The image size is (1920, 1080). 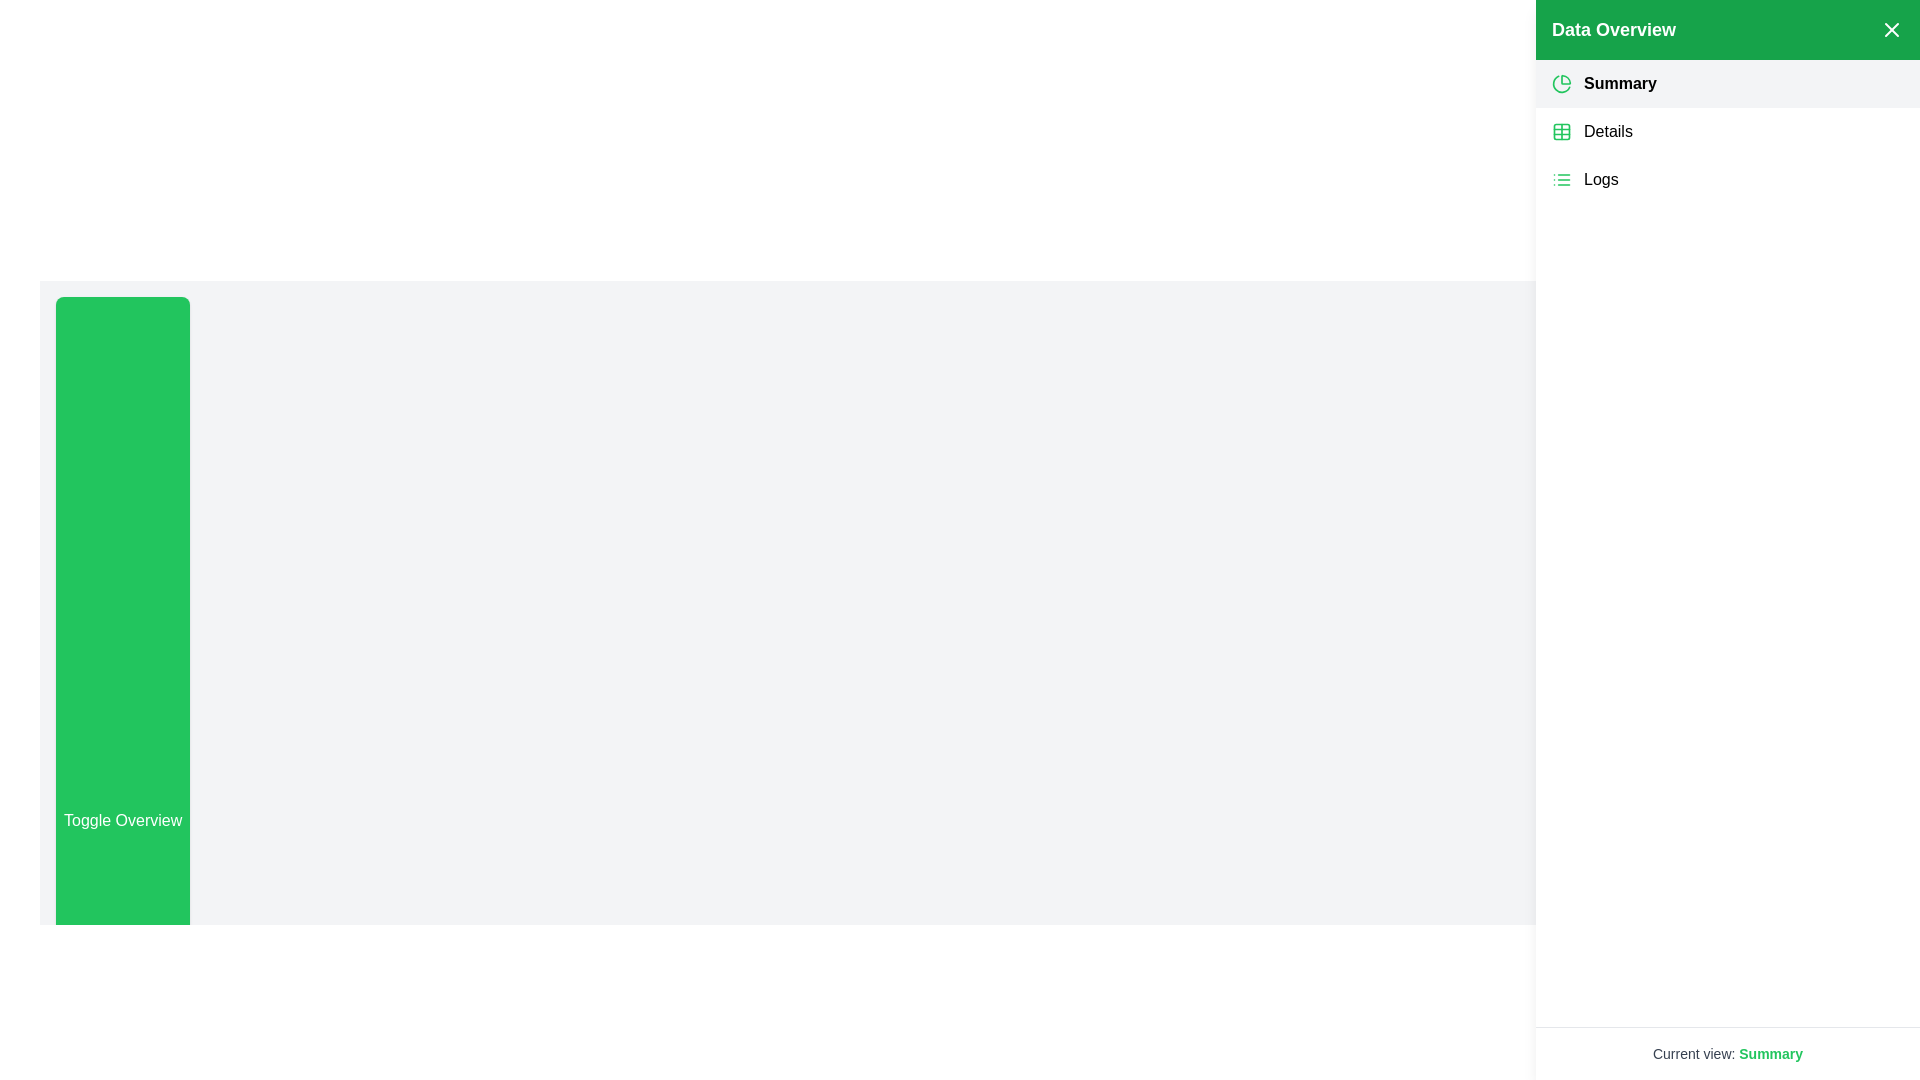 What do you see at coordinates (1890, 30) in the screenshot?
I see `the close button (icon button in the form of an 'X') located at the top-right corner of the 'Data Overview' header` at bounding box center [1890, 30].